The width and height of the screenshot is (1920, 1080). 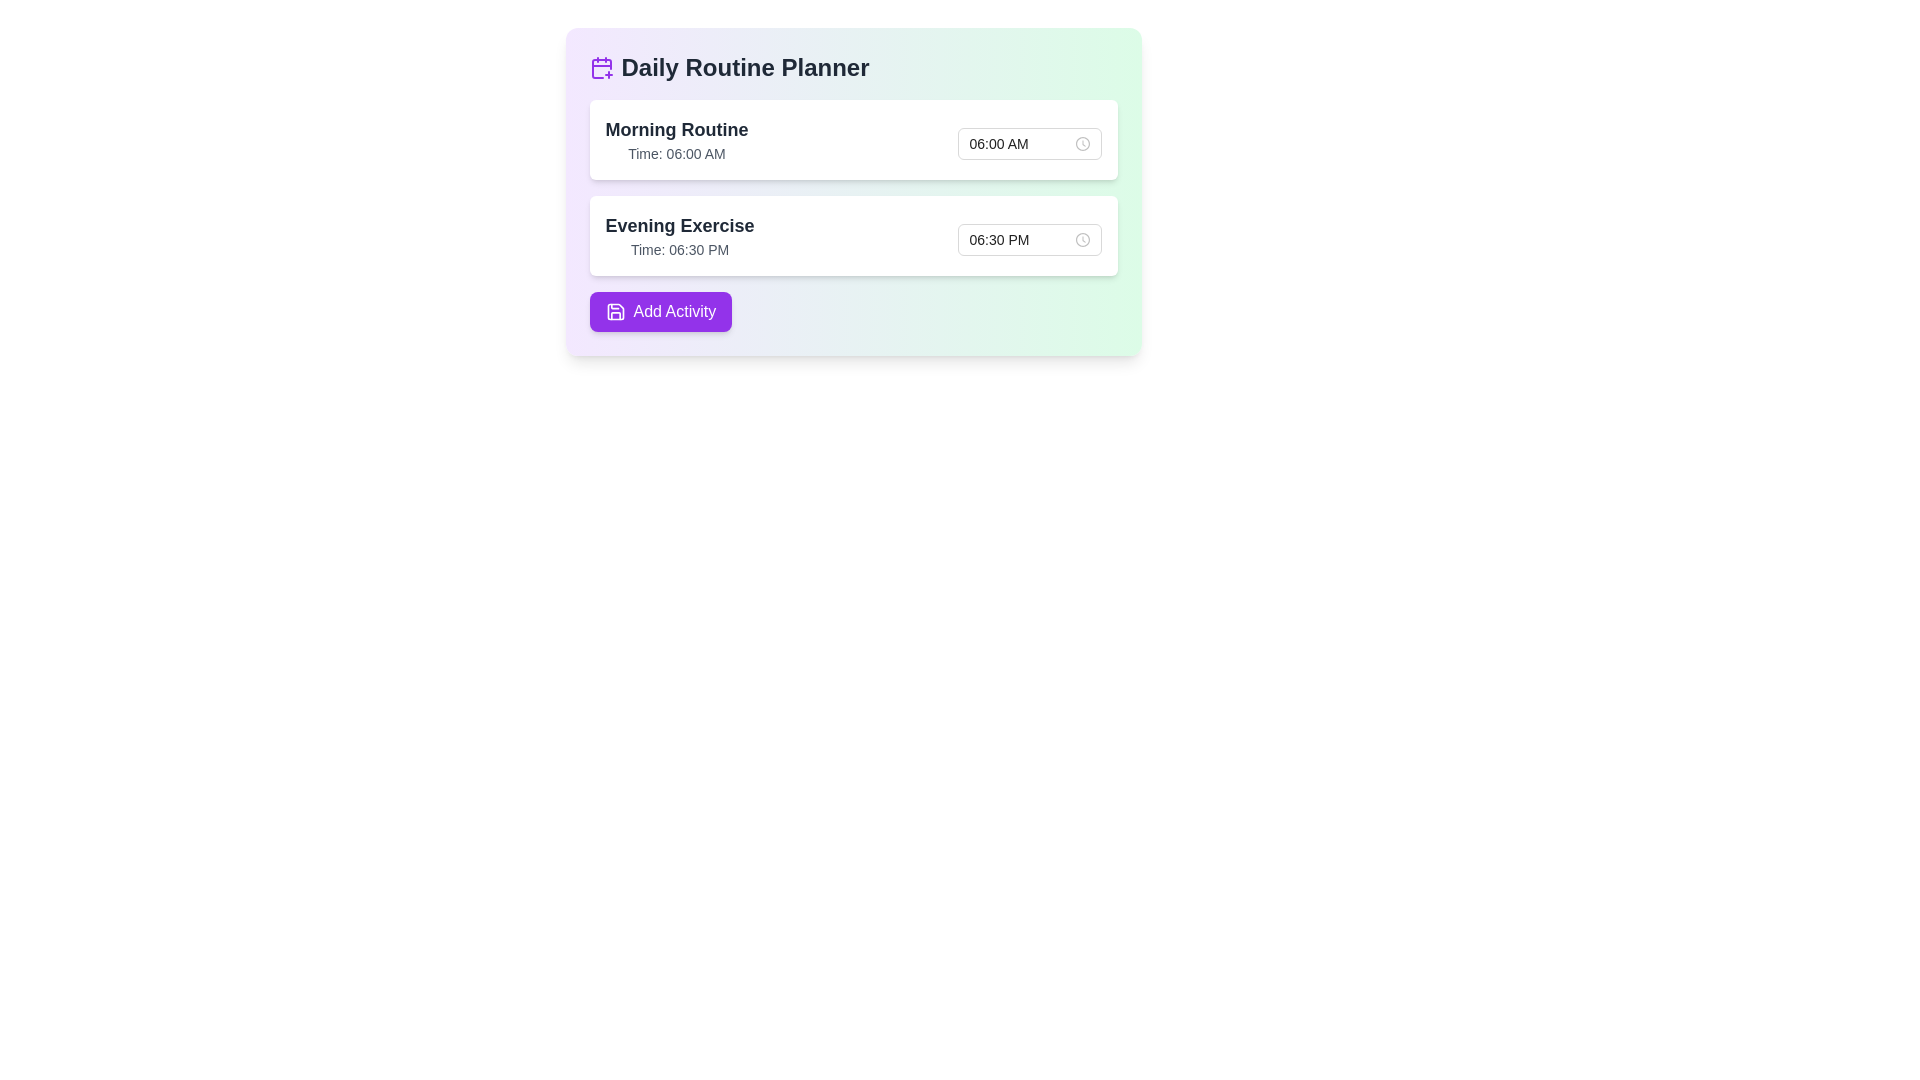 What do you see at coordinates (600, 67) in the screenshot?
I see `the purple calendar icon with a plus sign located to the left of the 'Daily Routine Planner' title` at bounding box center [600, 67].